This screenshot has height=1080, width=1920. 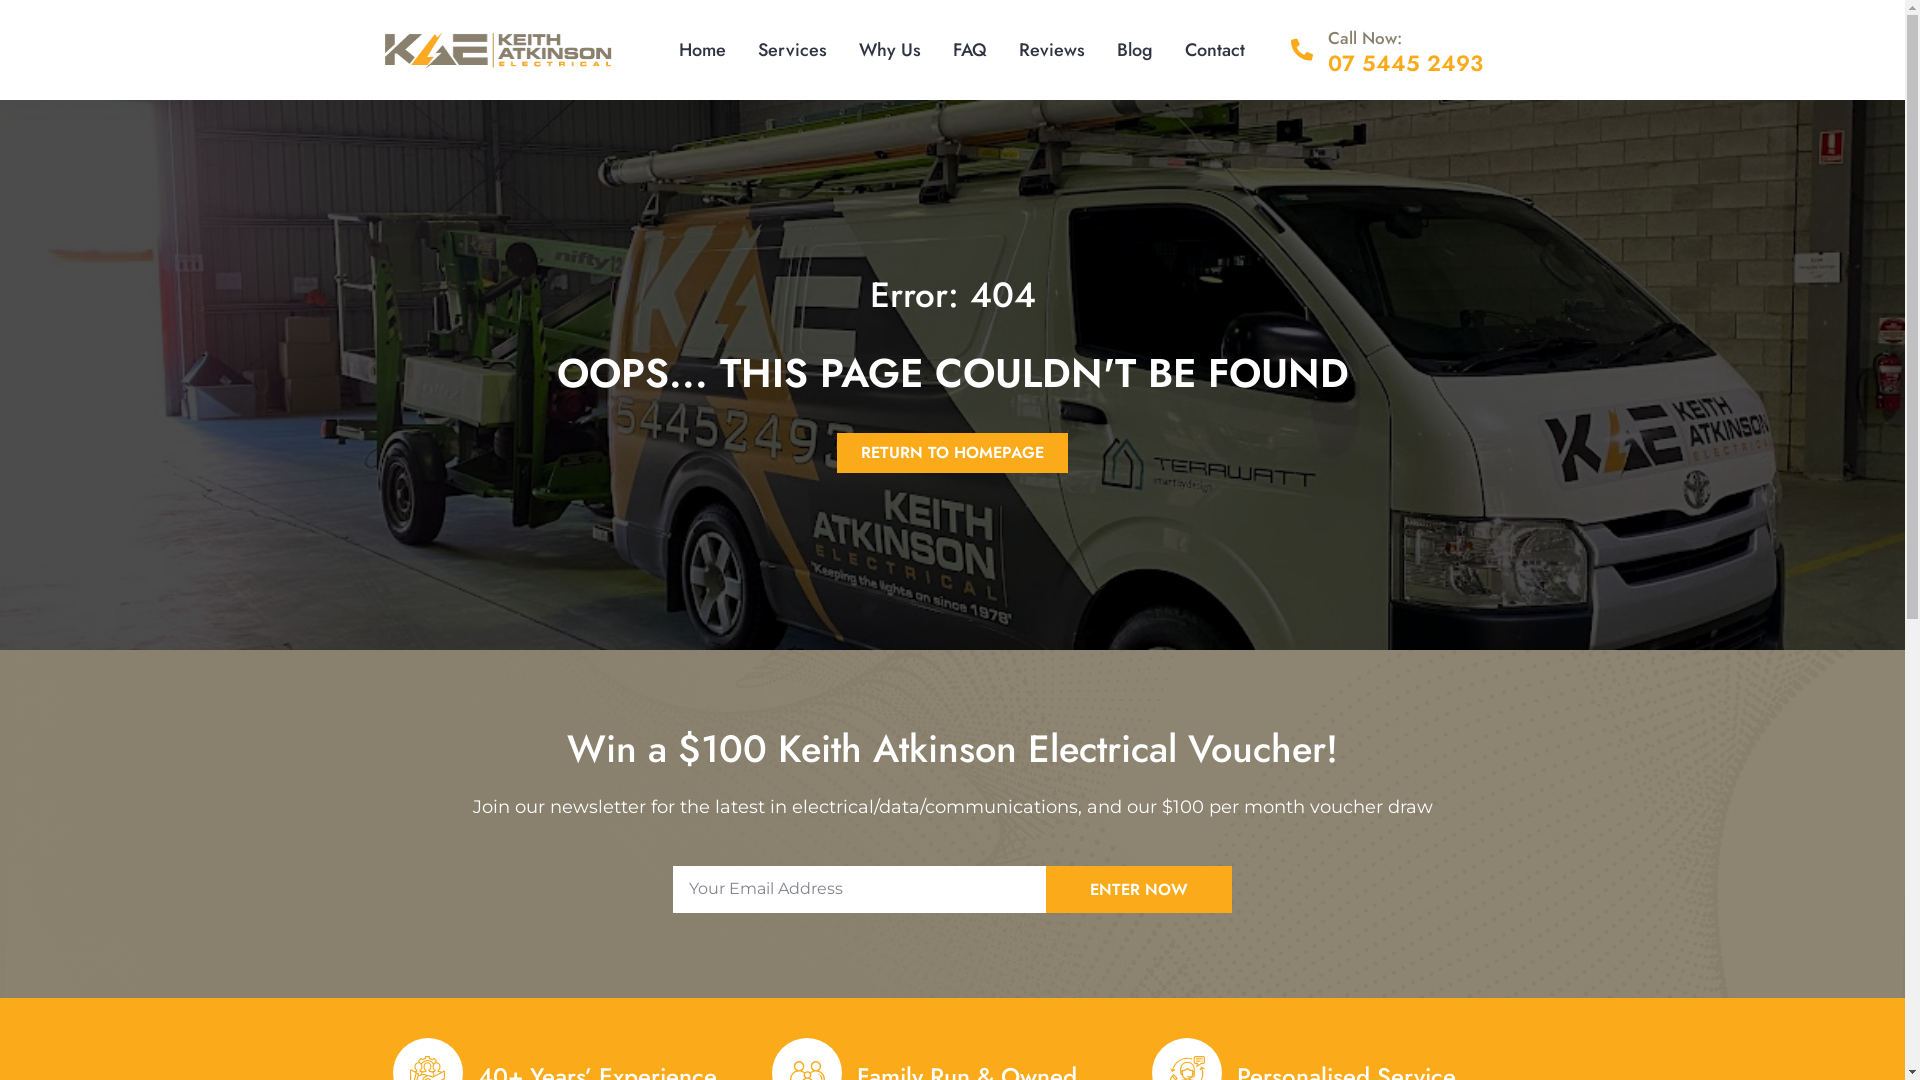 What do you see at coordinates (1404, 61) in the screenshot?
I see `'07 5445 2493'` at bounding box center [1404, 61].